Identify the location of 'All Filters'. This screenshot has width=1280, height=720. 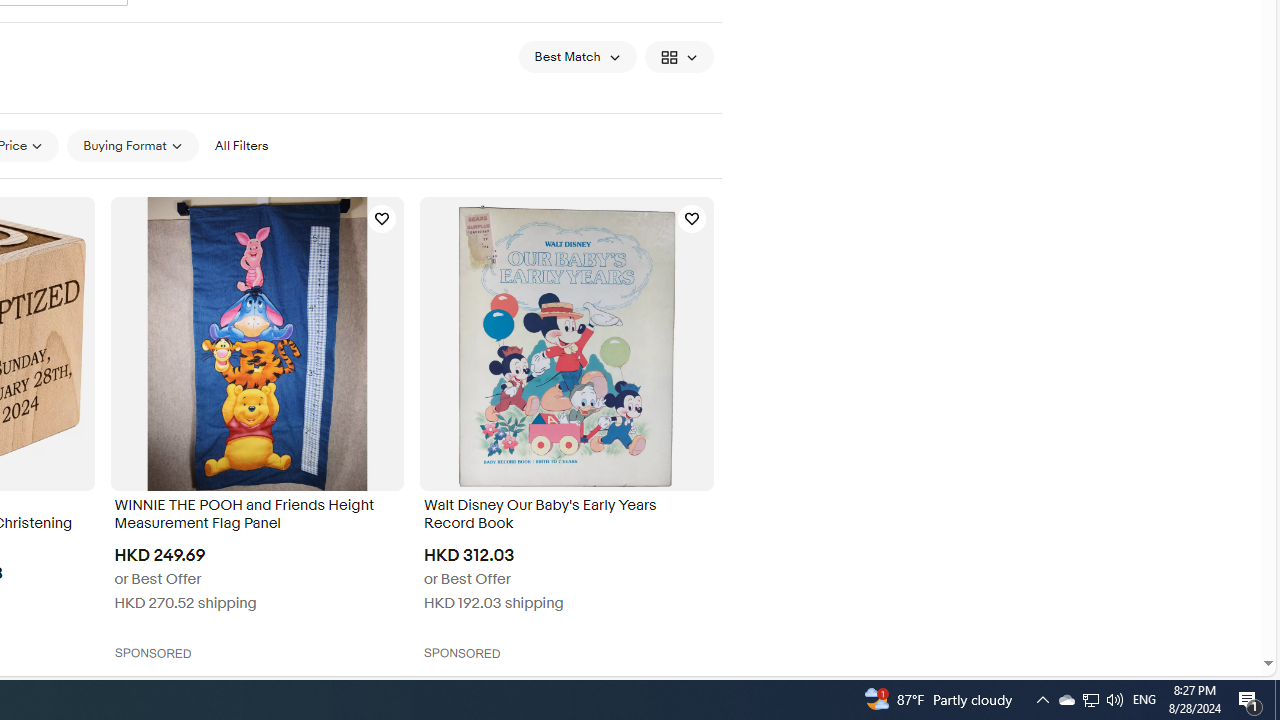
(240, 144).